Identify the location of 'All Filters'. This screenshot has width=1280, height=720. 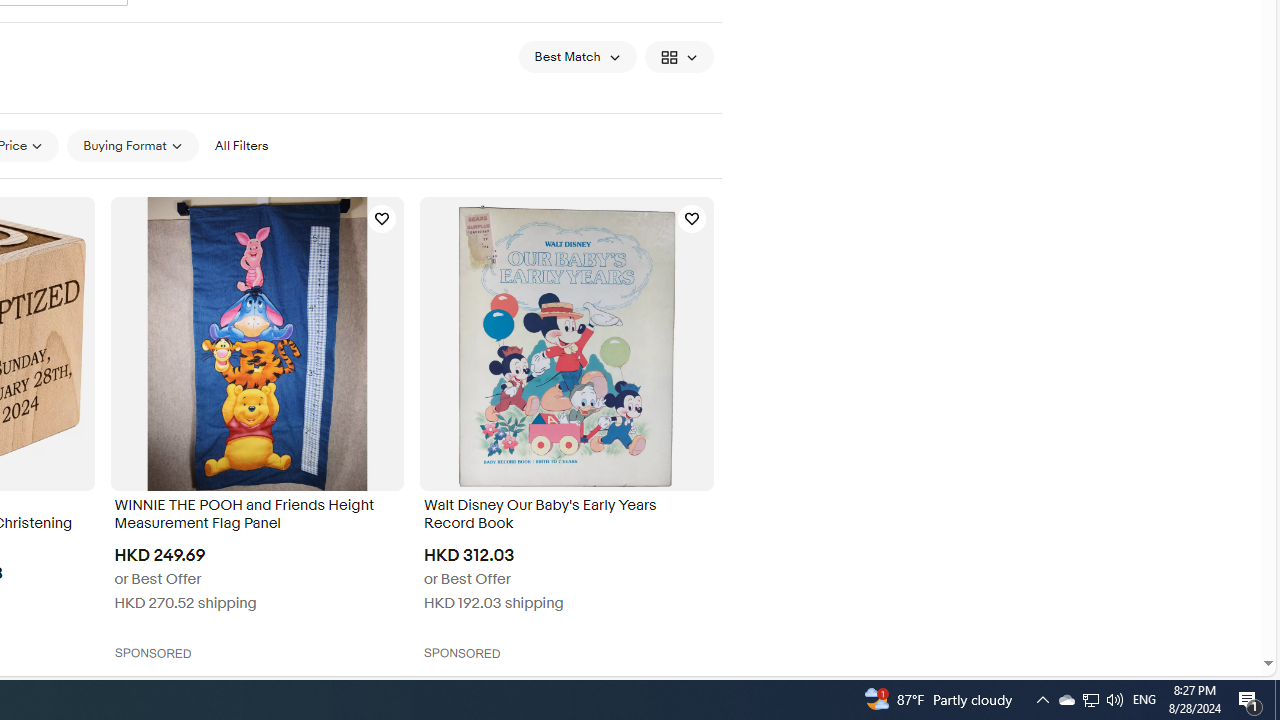
(240, 144).